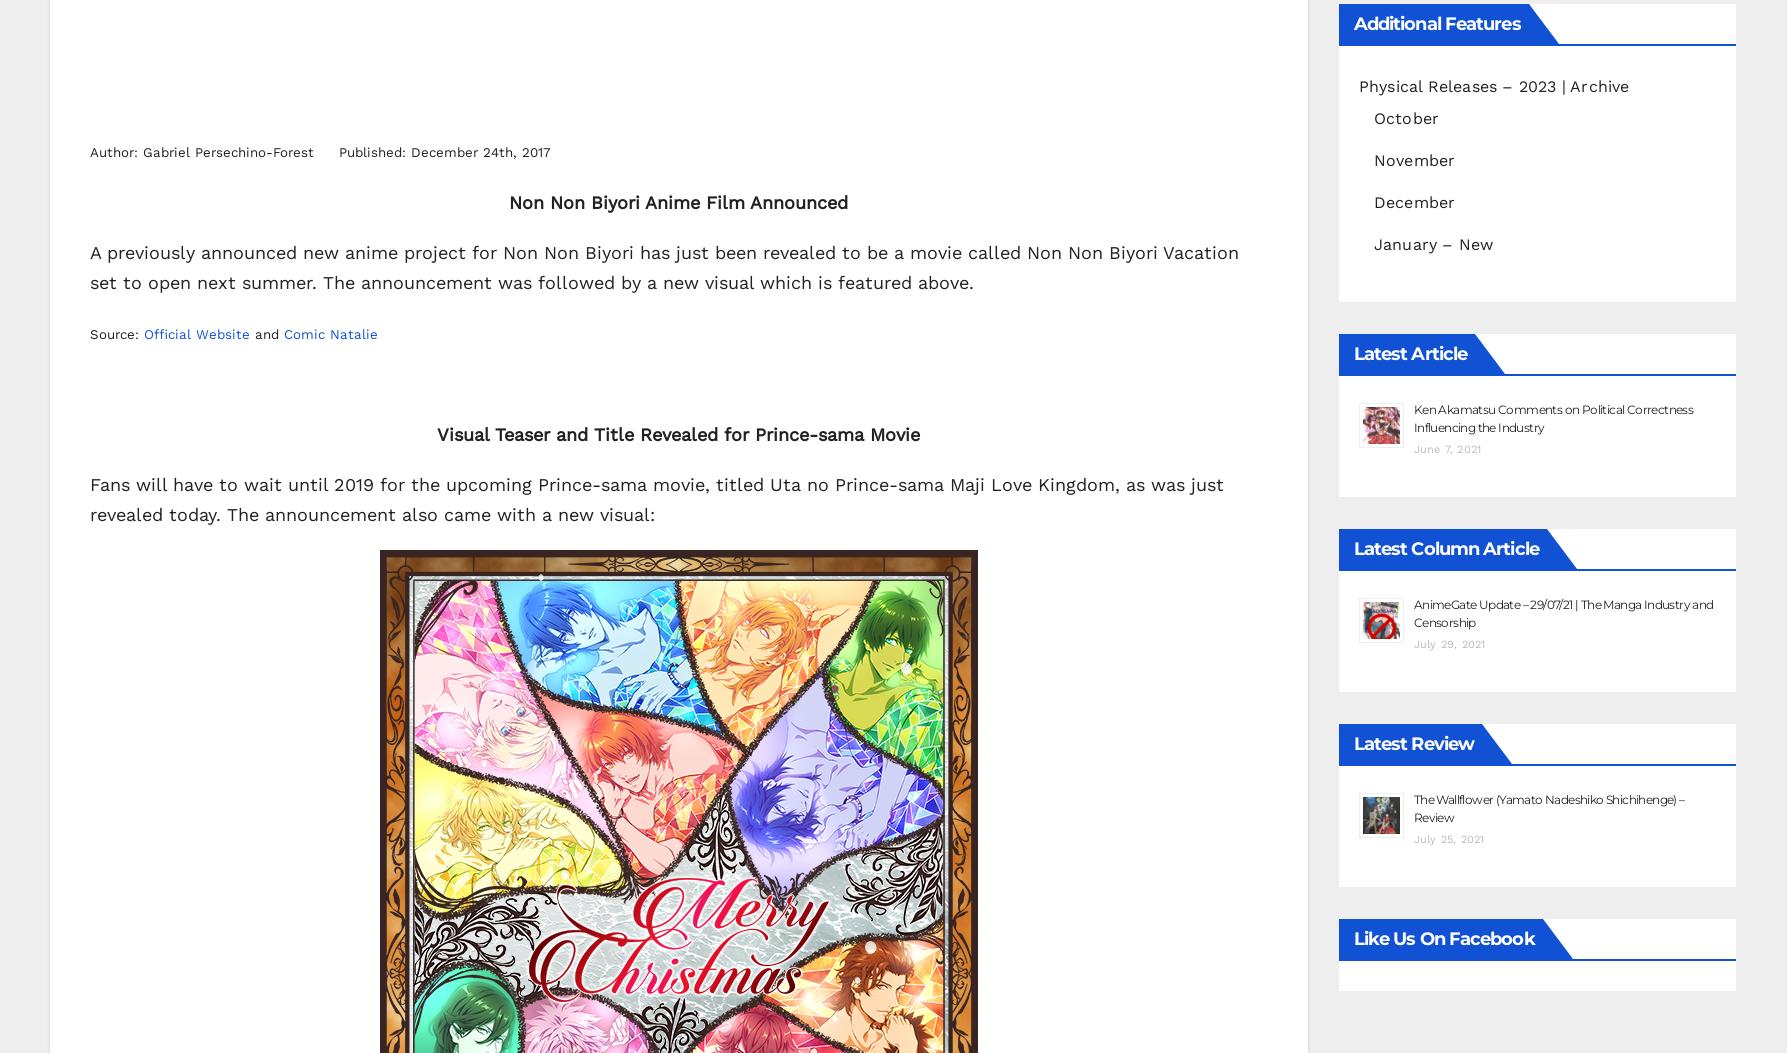  I want to click on 'October', so click(1405, 117).